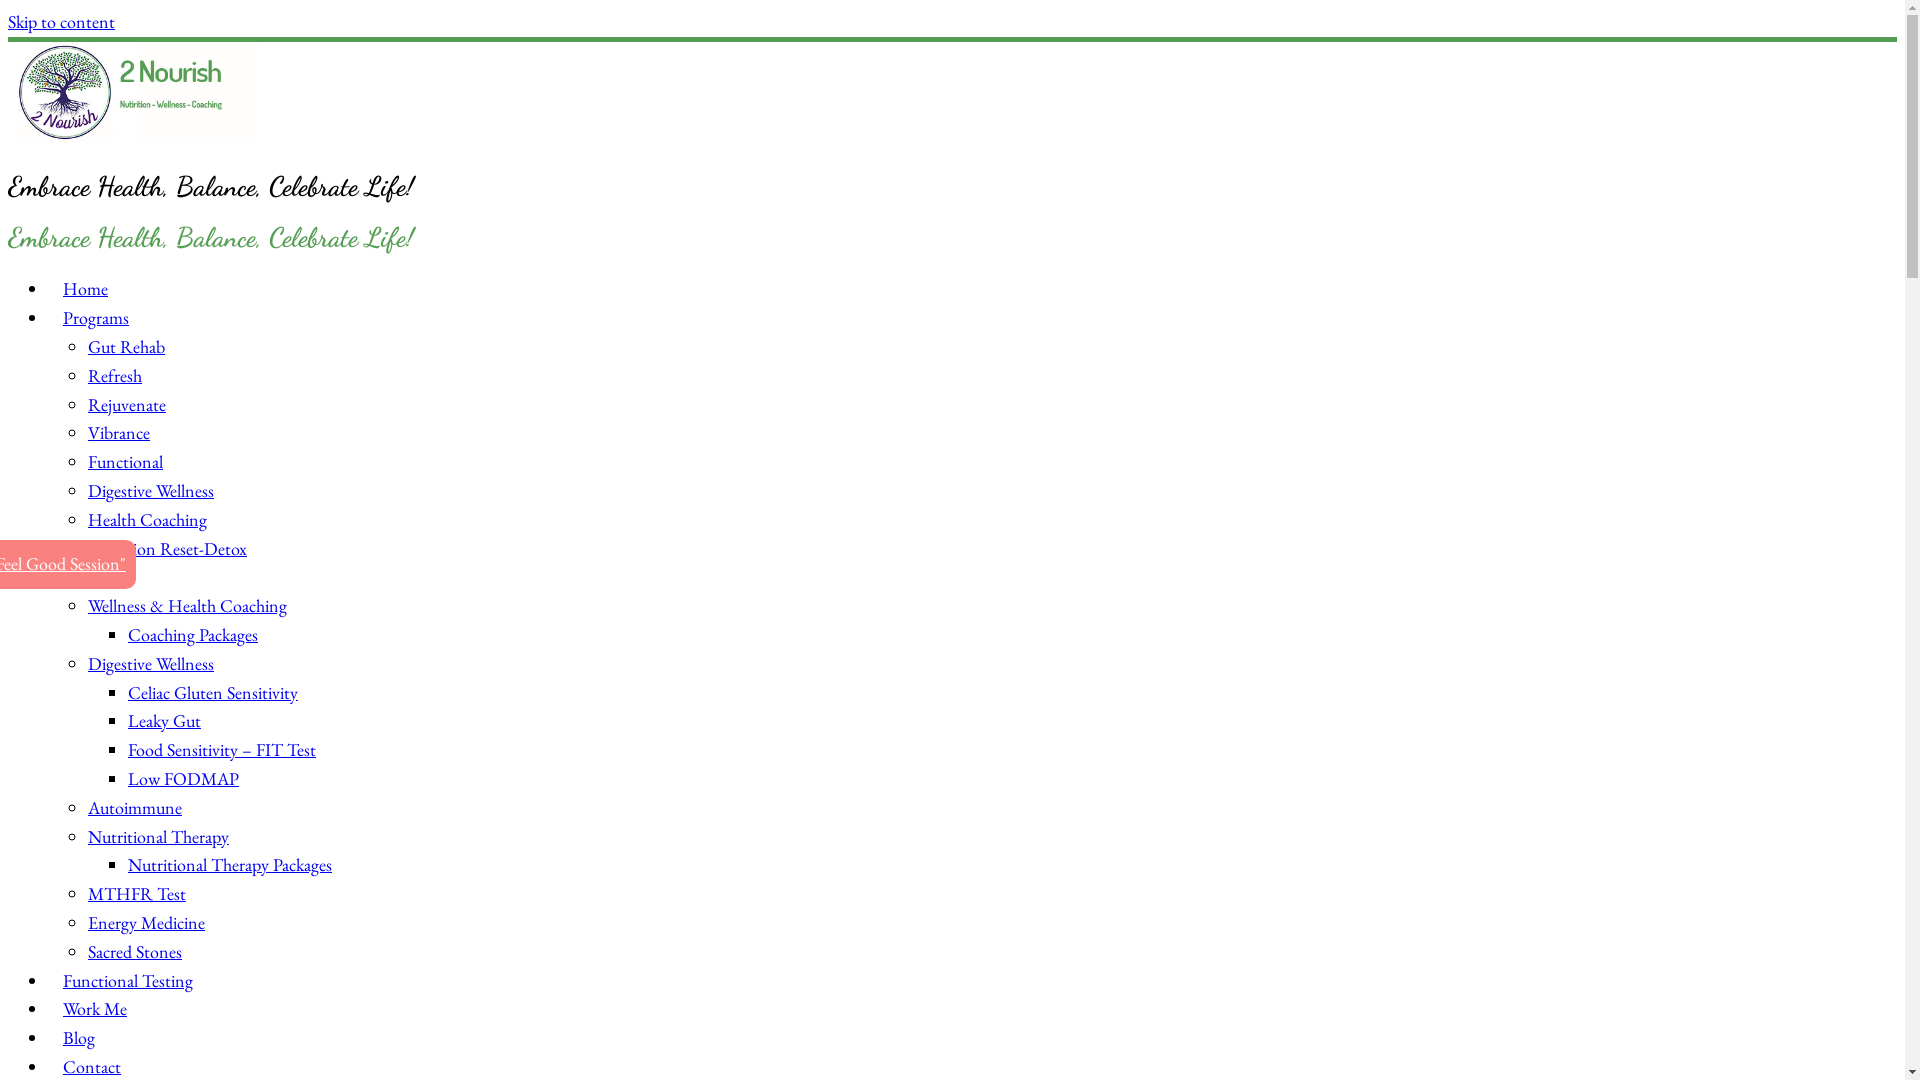 This screenshot has width=1920, height=1080. What do you see at coordinates (192, 634) in the screenshot?
I see `'Coaching Packages'` at bounding box center [192, 634].